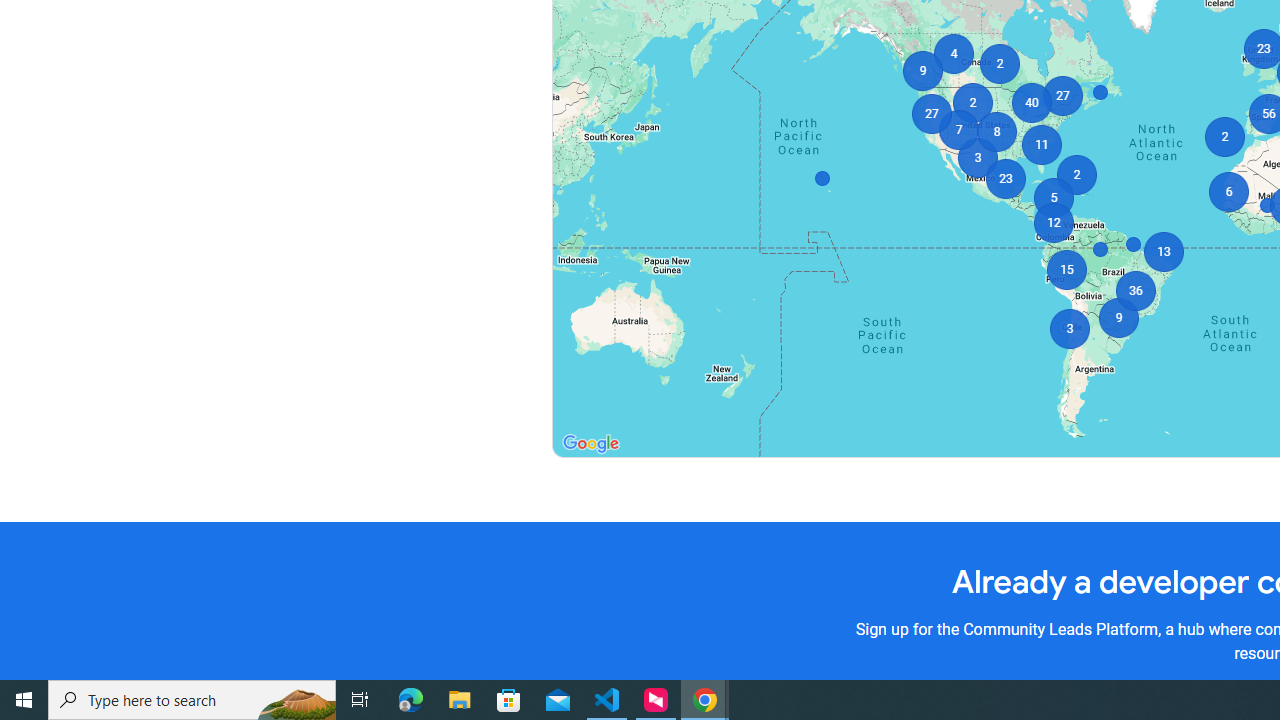  I want to click on '40', so click(1031, 102).